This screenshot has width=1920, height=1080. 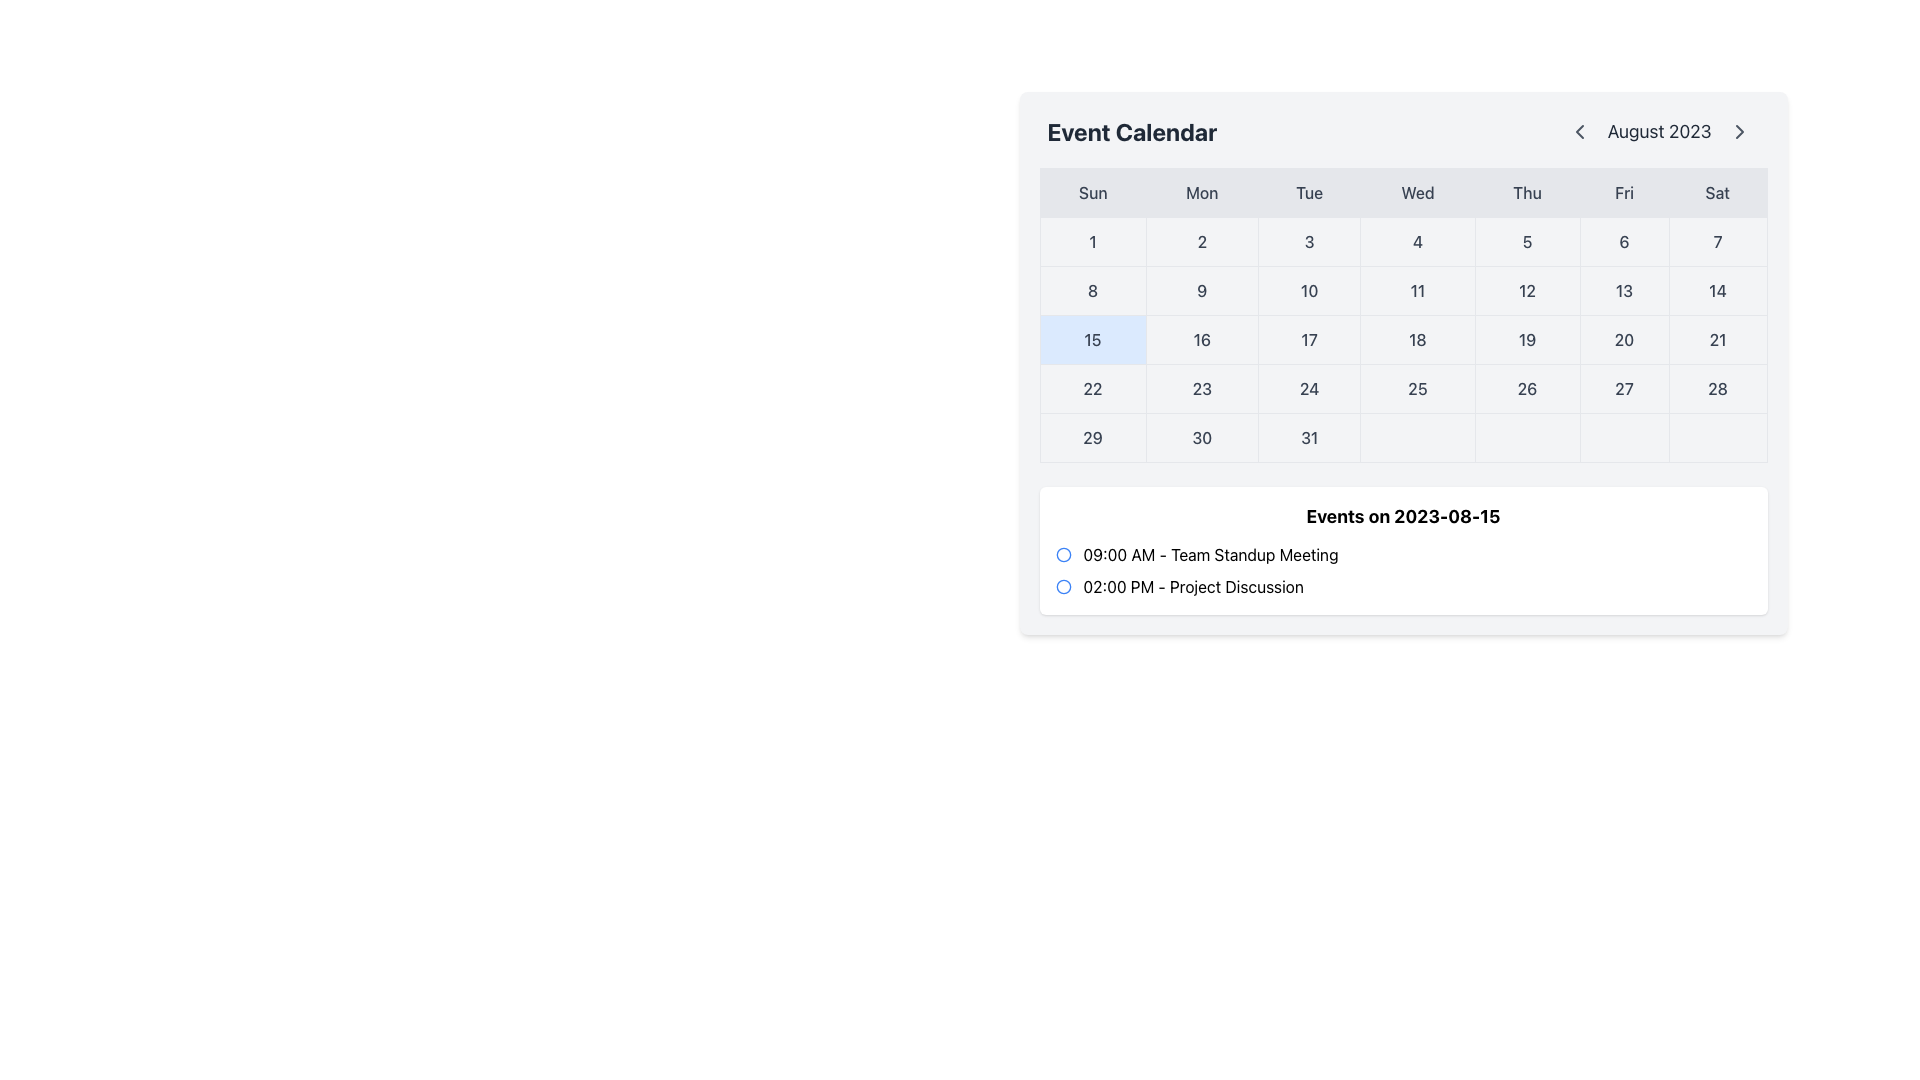 I want to click on the calendar day cell displaying the number '30', so click(x=1402, y=437).